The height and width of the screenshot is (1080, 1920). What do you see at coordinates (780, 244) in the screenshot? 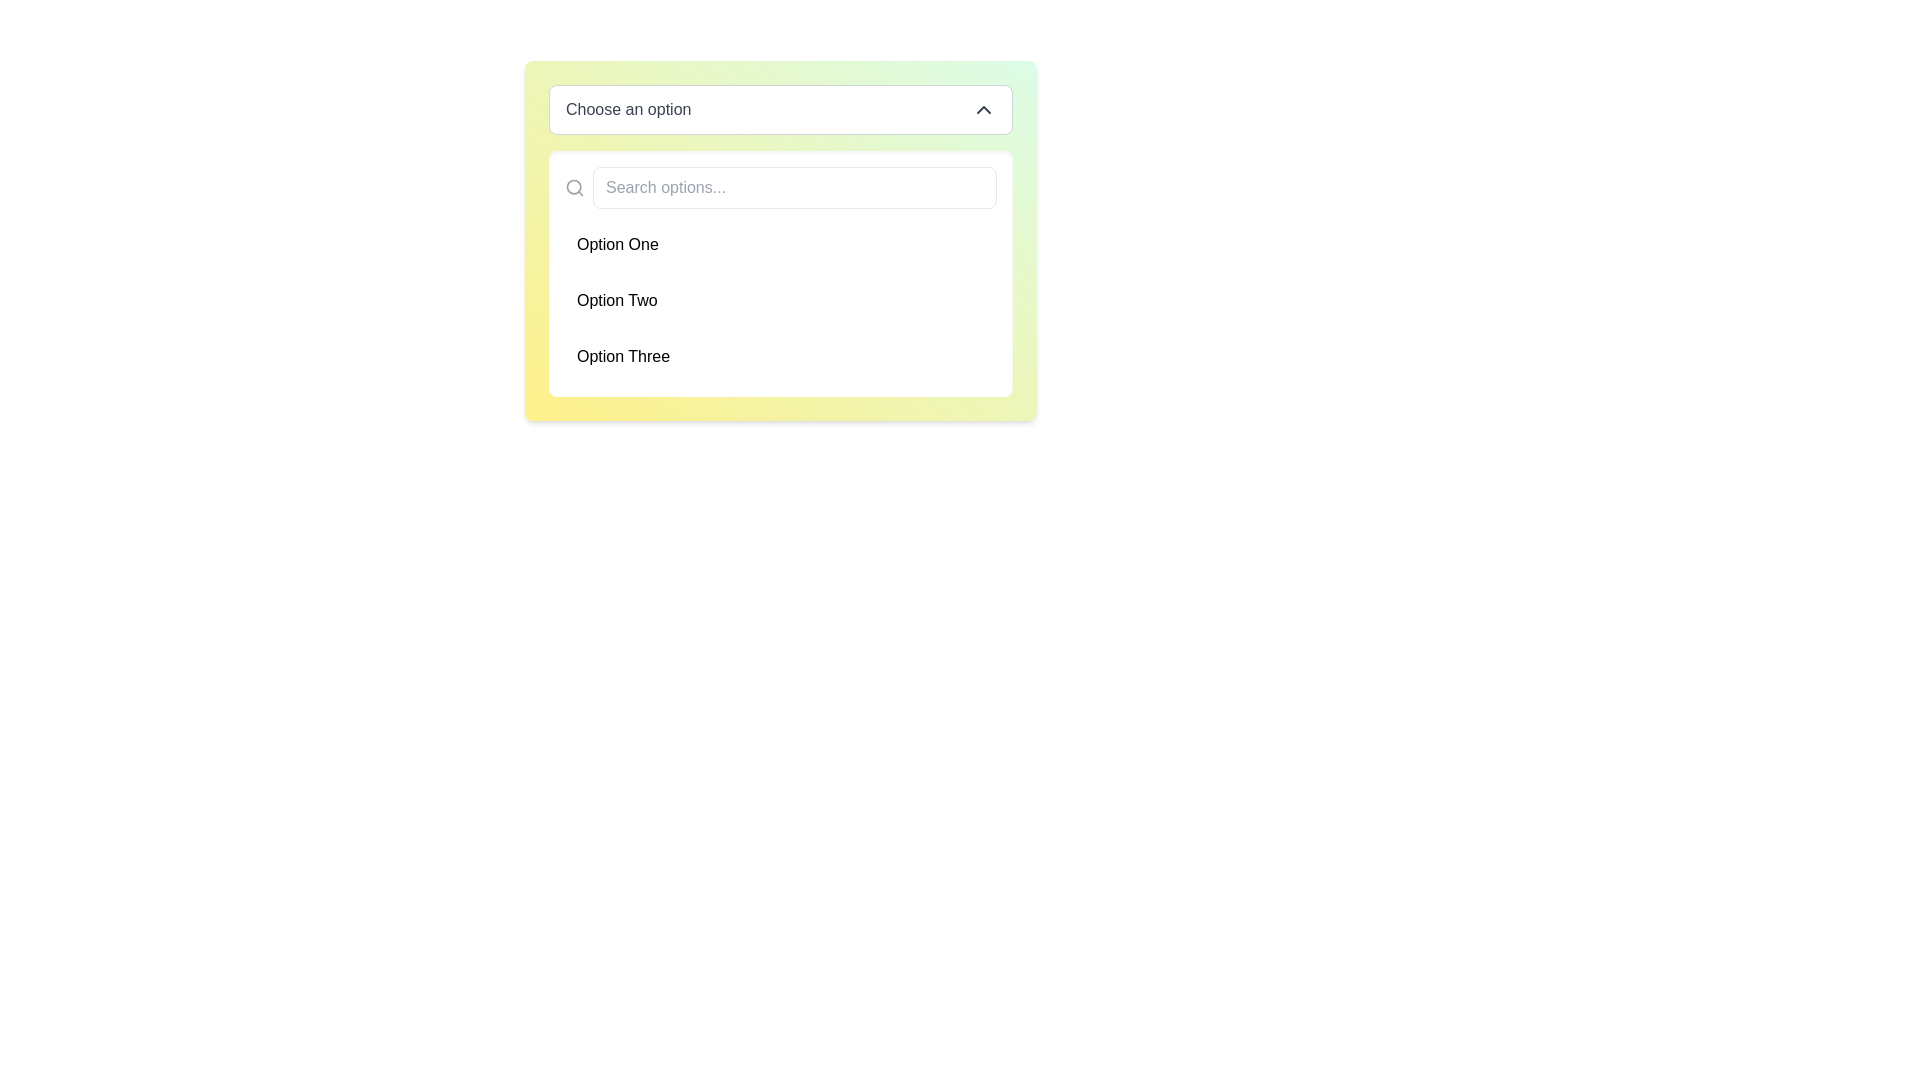
I see `the first list option labeled 'Option One'` at bounding box center [780, 244].